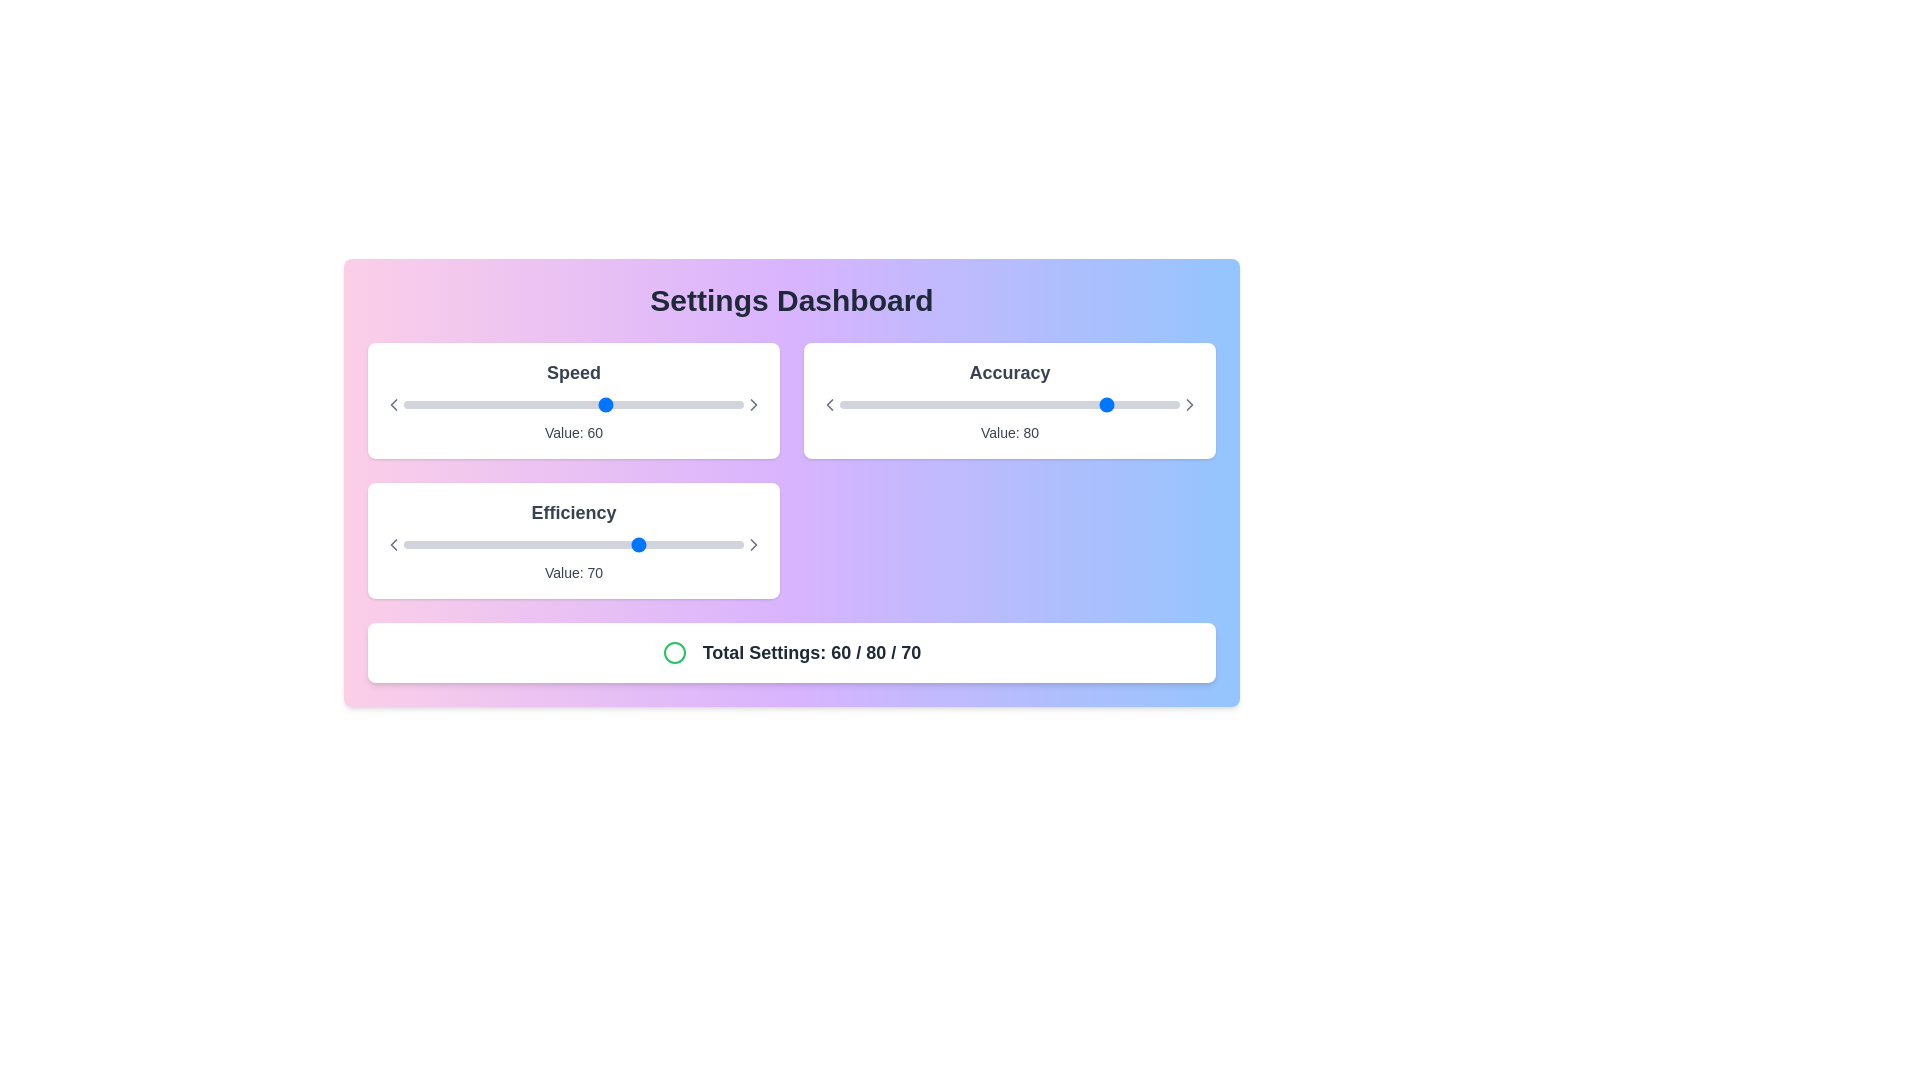 The image size is (1920, 1080). Describe the element at coordinates (436, 544) in the screenshot. I see `efficiency` at that location.